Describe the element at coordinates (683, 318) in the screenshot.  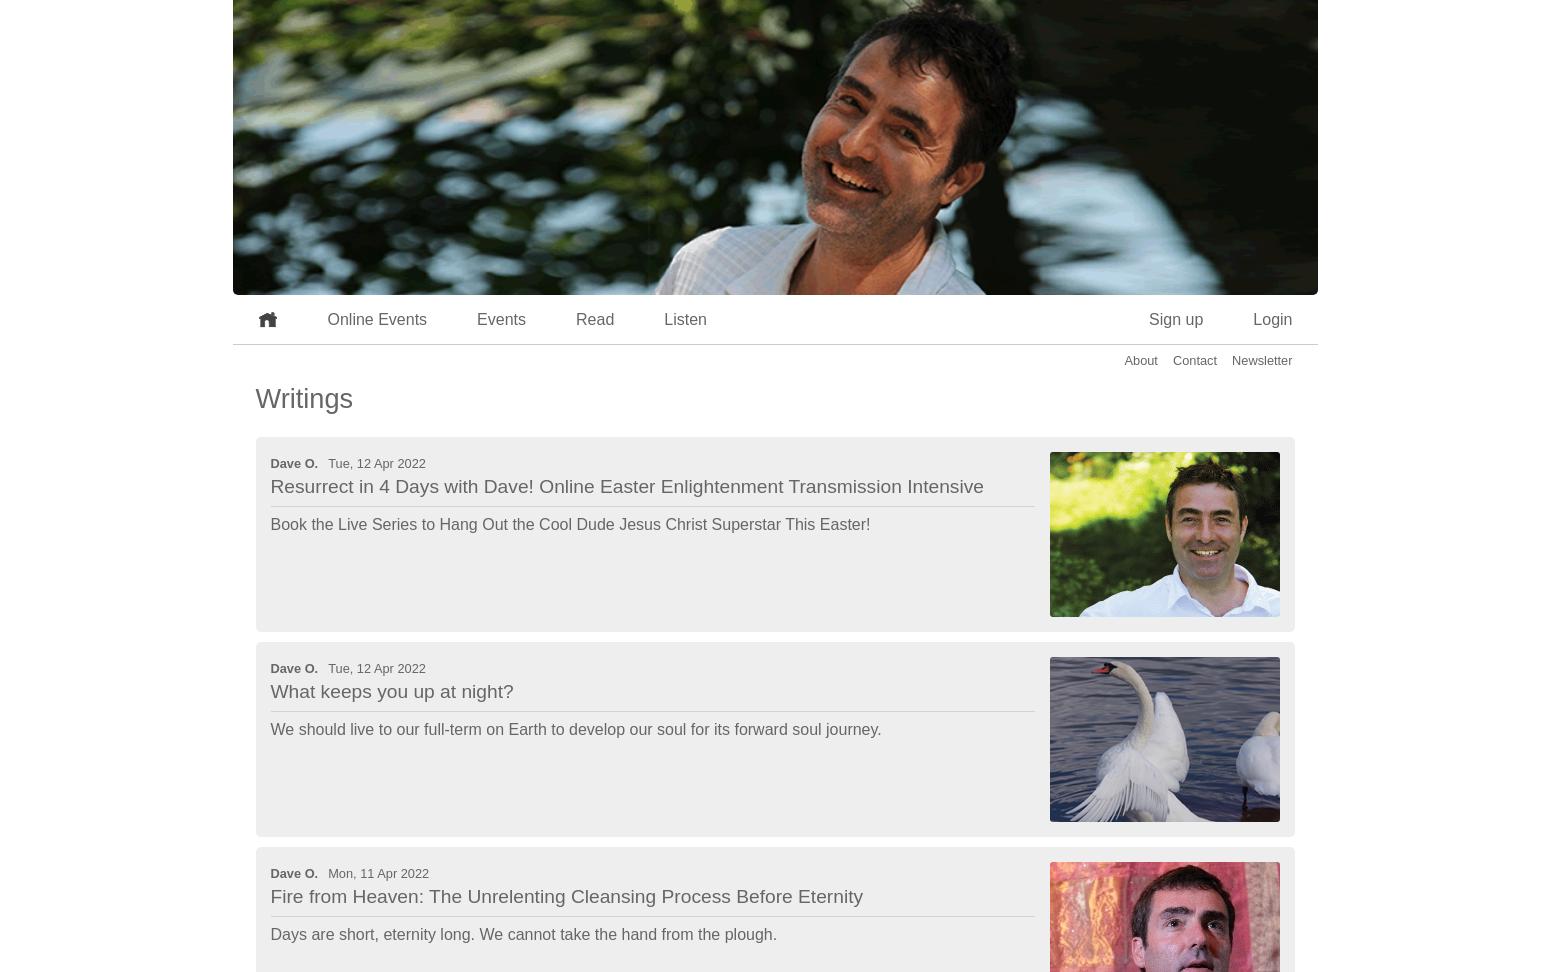
I see `'Listen'` at that location.